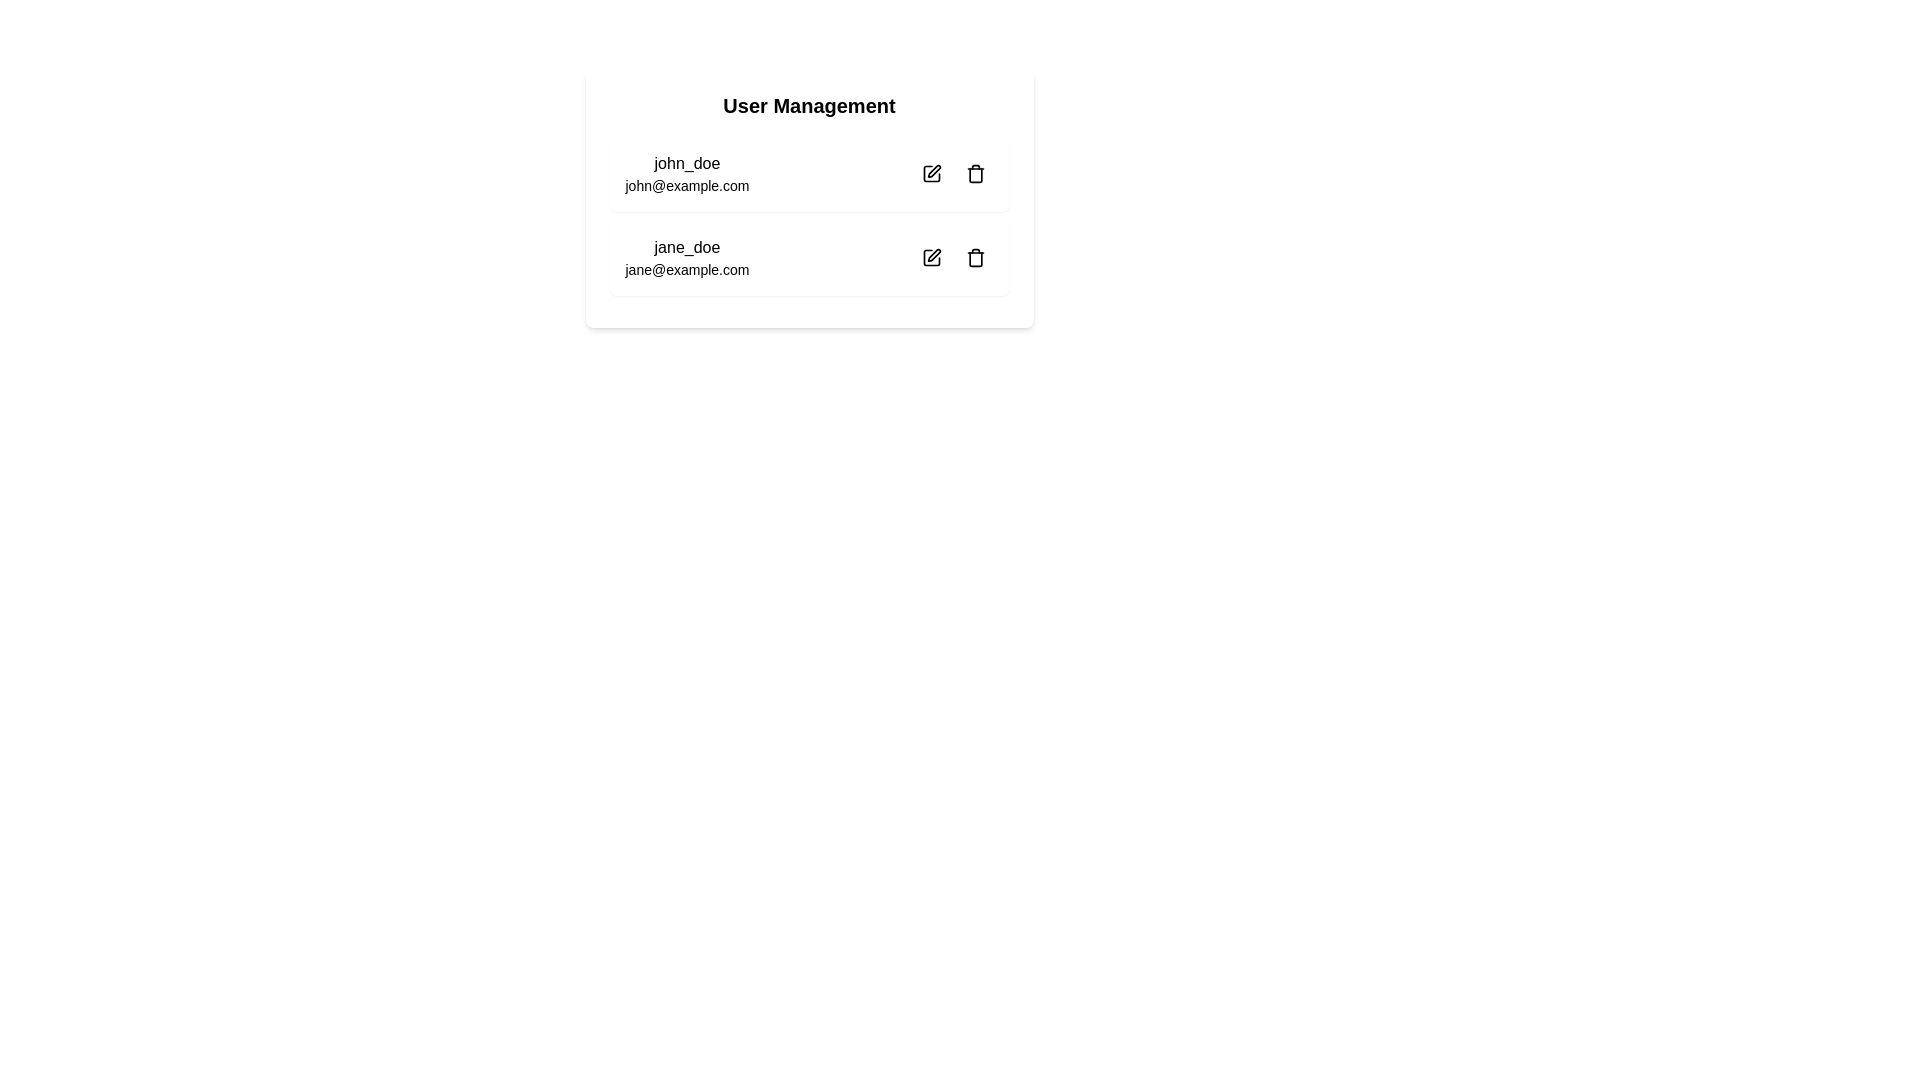 Image resolution: width=1920 pixels, height=1080 pixels. I want to click on the delete button located to the right of the user entry for 'jane_doe', so click(975, 257).